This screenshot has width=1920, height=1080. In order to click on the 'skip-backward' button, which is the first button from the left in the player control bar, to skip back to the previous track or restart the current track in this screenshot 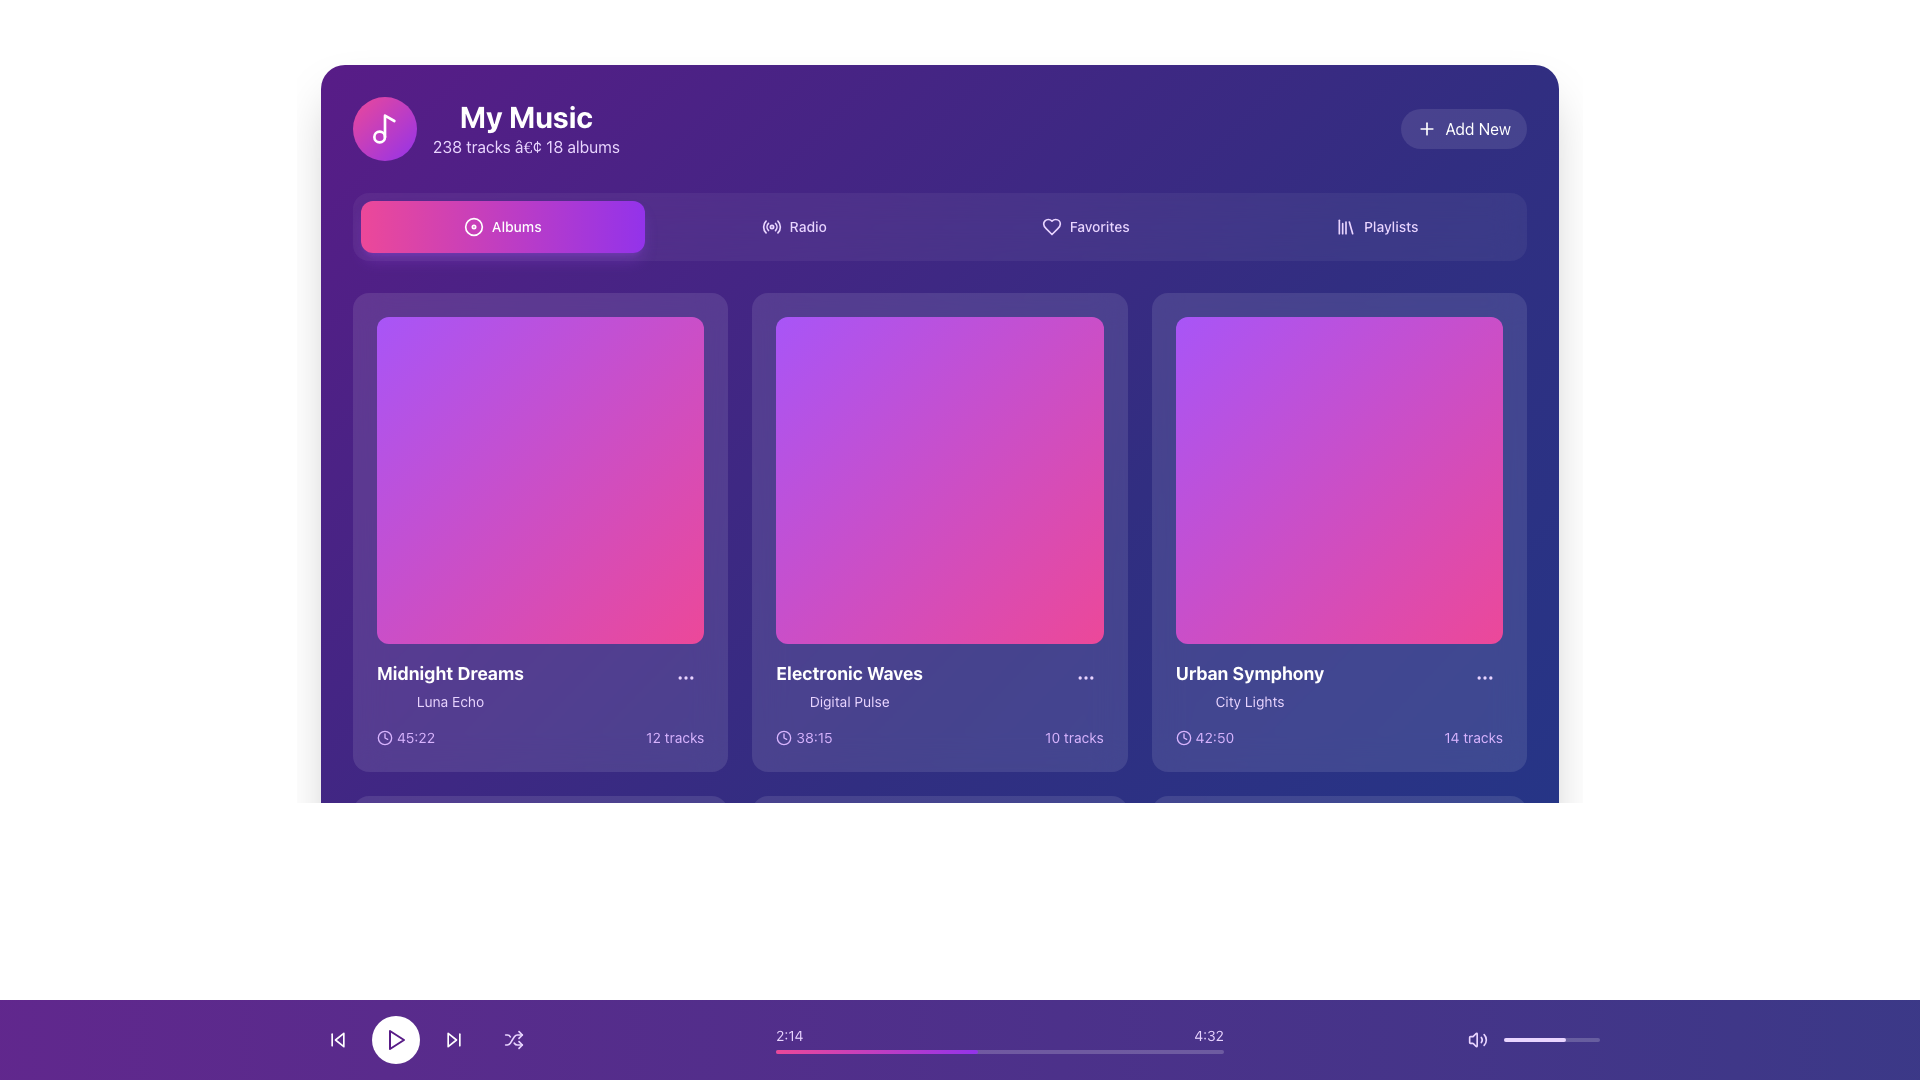, I will do `click(337, 1039)`.